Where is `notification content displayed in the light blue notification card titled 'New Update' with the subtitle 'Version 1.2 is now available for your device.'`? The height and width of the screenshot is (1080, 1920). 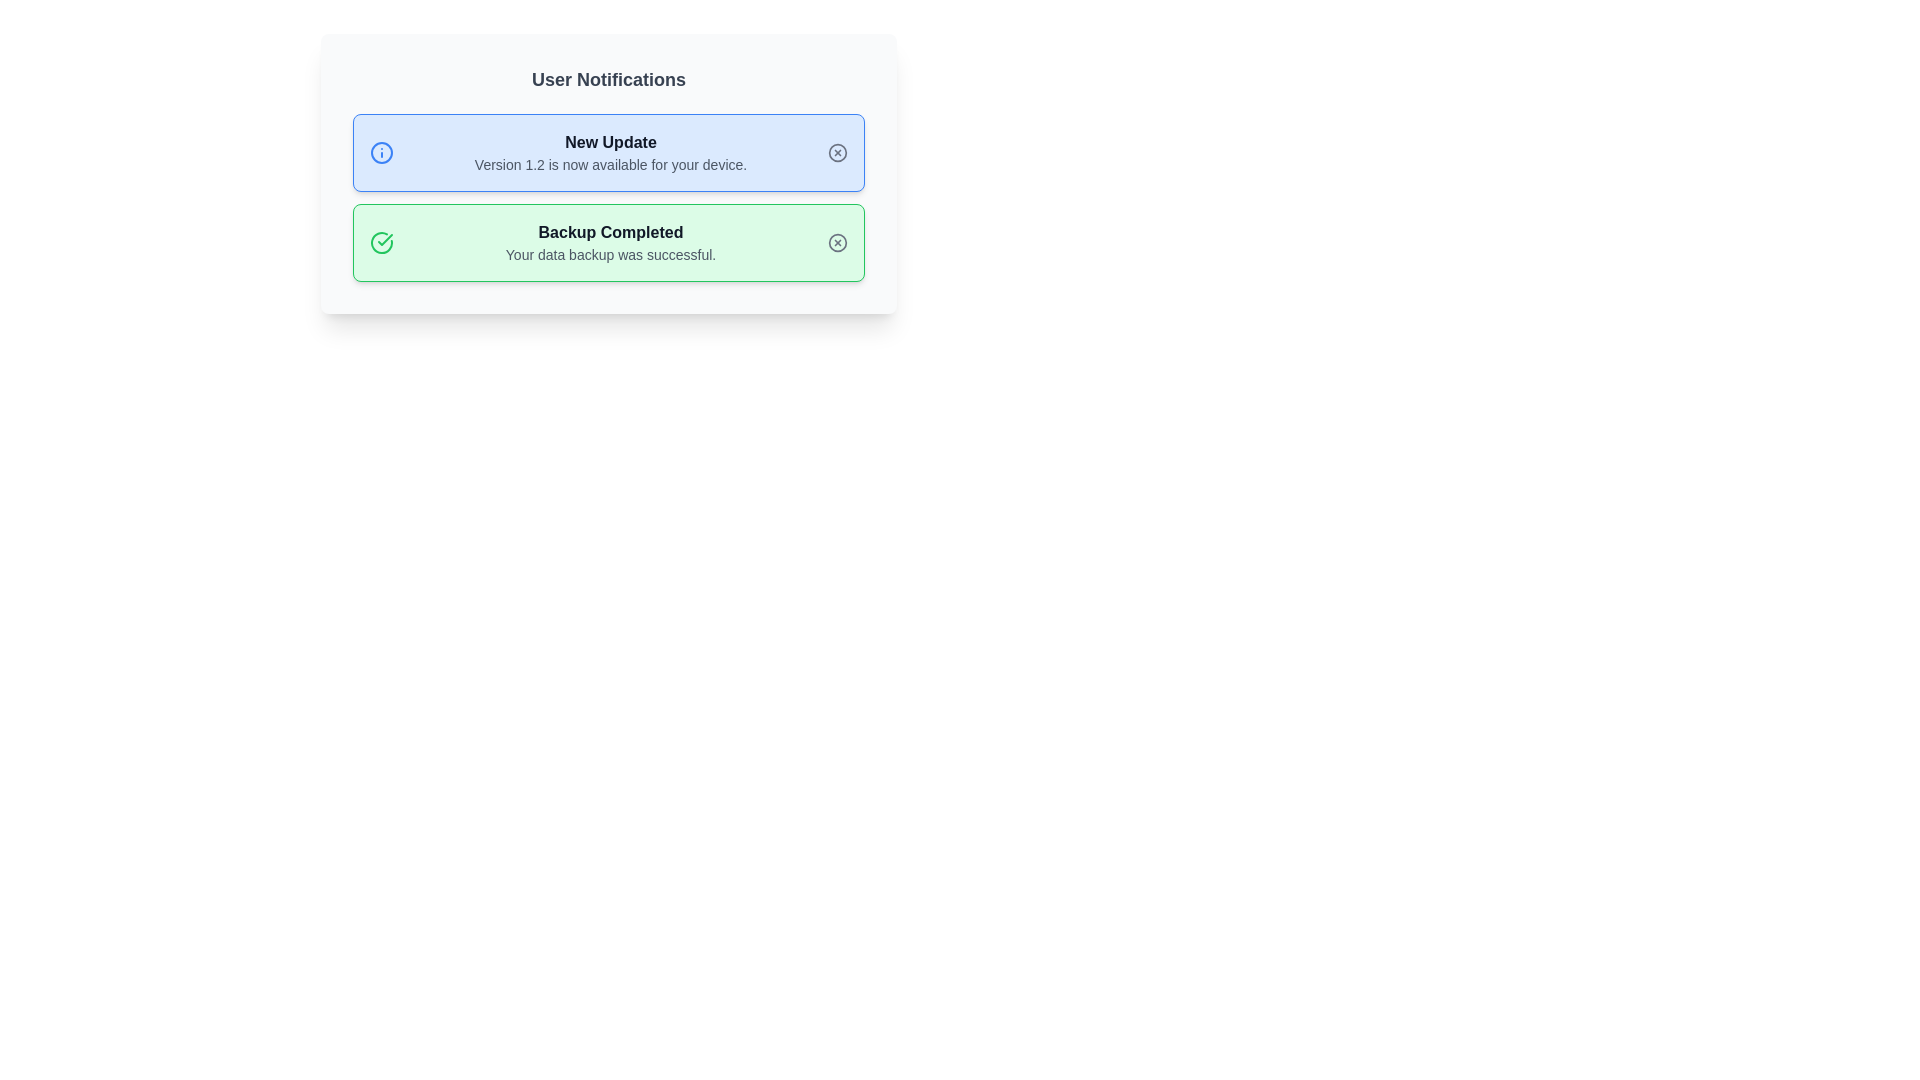
notification content displayed in the light blue notification card titled 'New Update' with the subtitle 'Version 1.2 is now available for your device.' is located at coordinates (608, 152).